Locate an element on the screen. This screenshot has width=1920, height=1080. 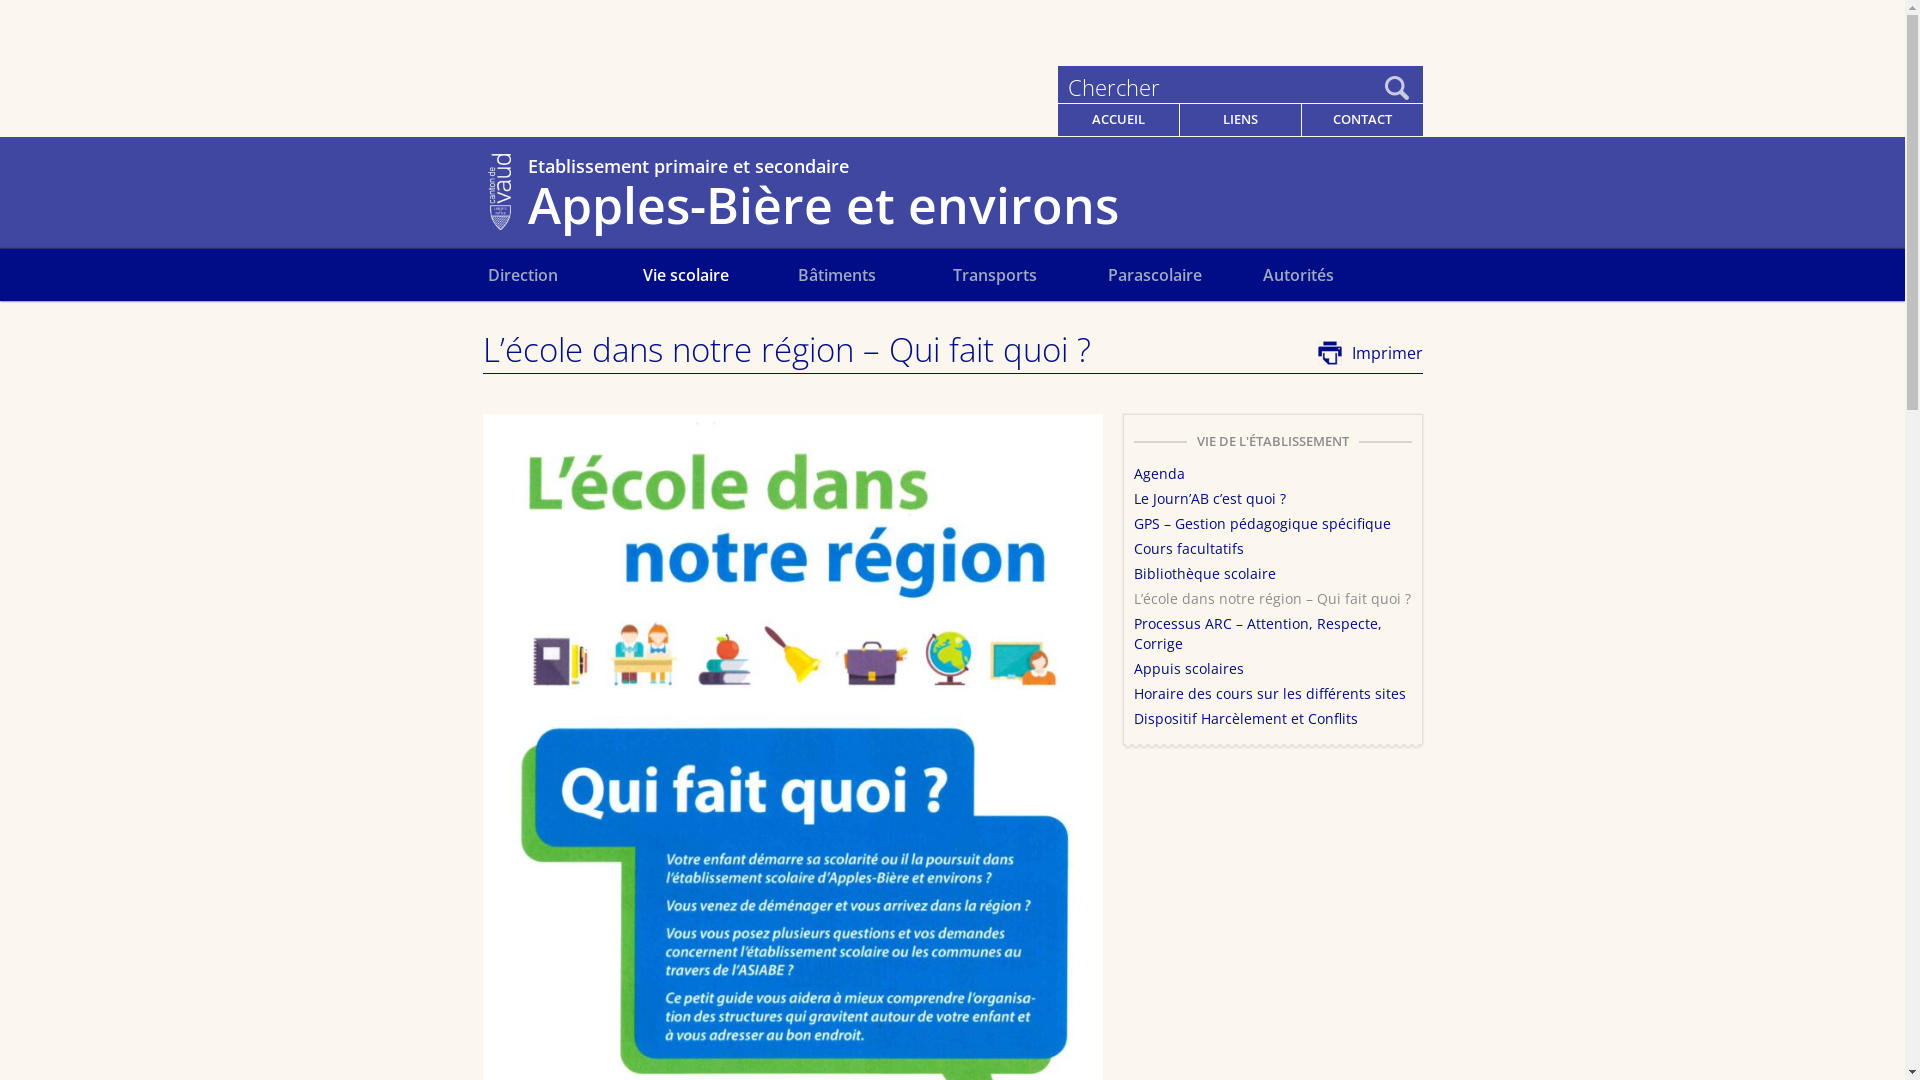
'ACCUEIL' is located at coordinates (1117, 119).